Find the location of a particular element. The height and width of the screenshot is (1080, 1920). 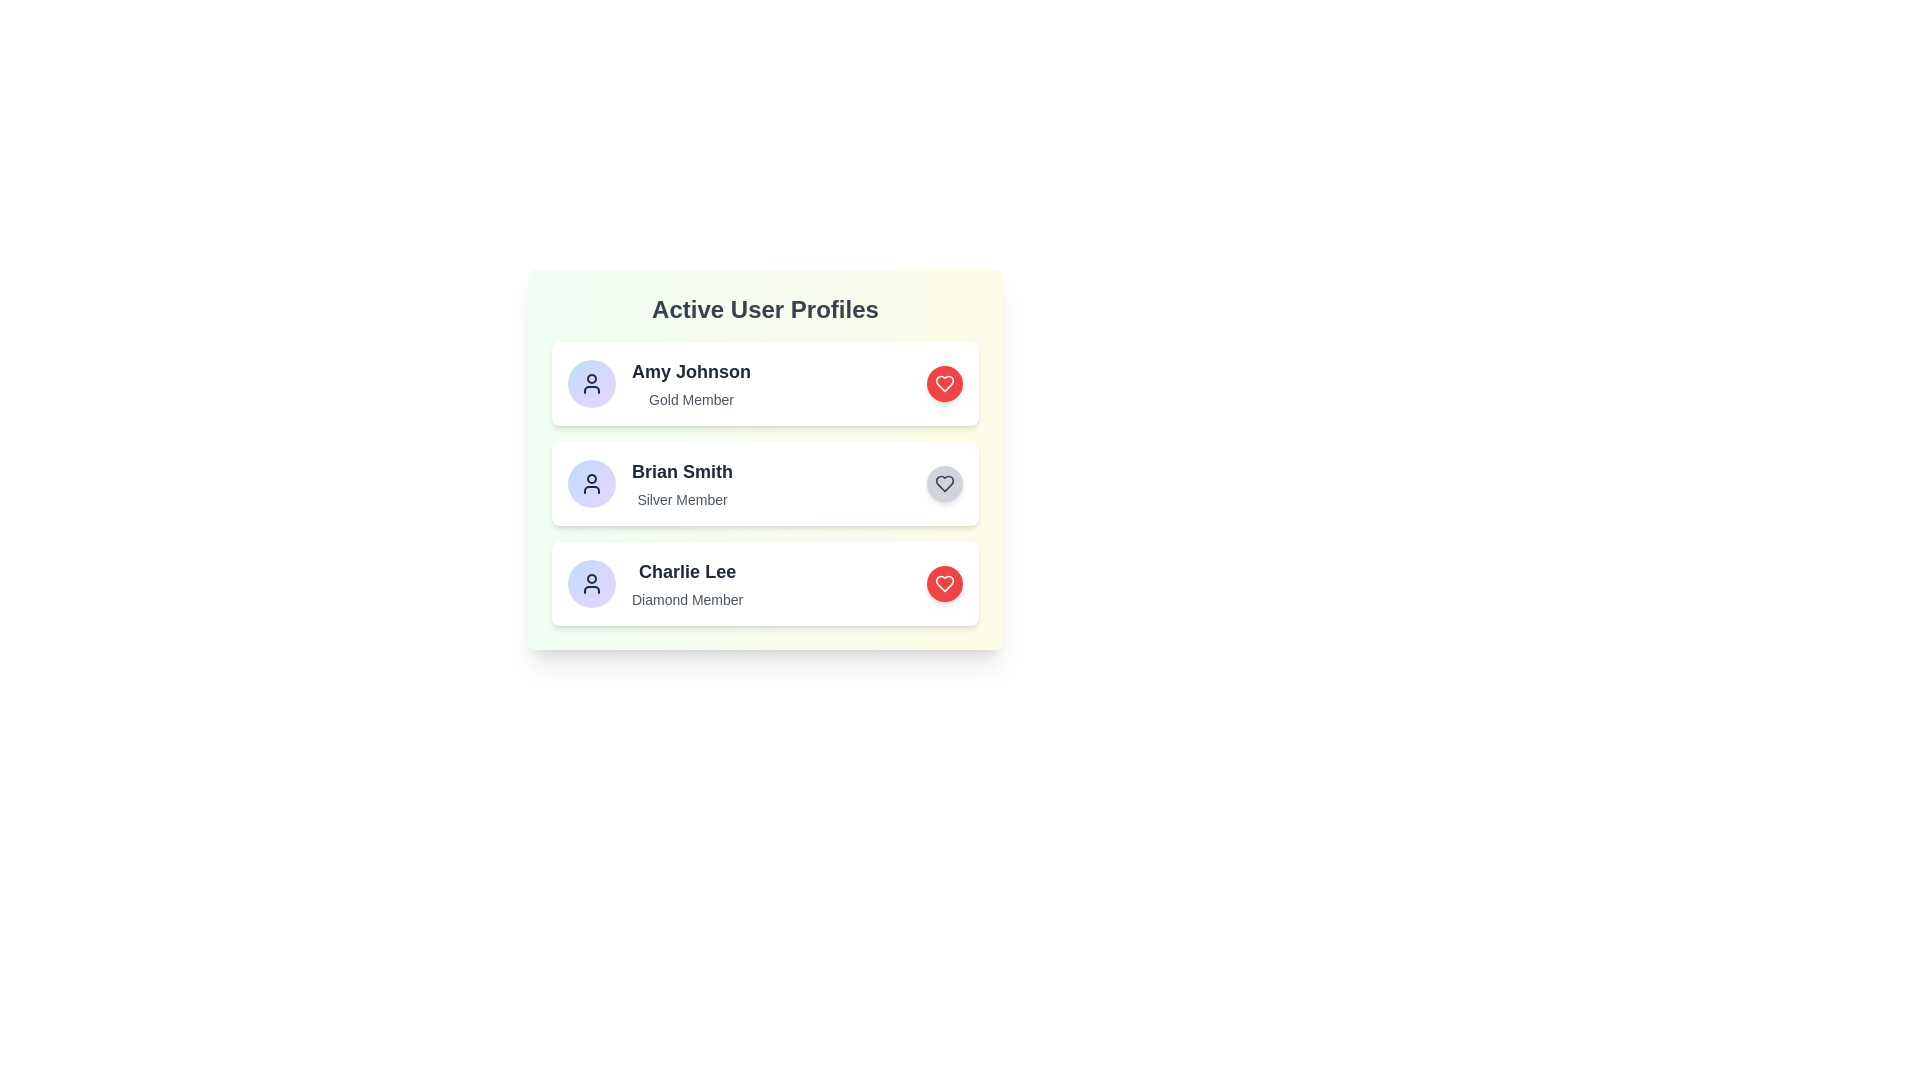

the interactive button located to the right of the text 'Charlie Lee' to signify favoriting or liking the associated profile is located at coordinates (944, 583).